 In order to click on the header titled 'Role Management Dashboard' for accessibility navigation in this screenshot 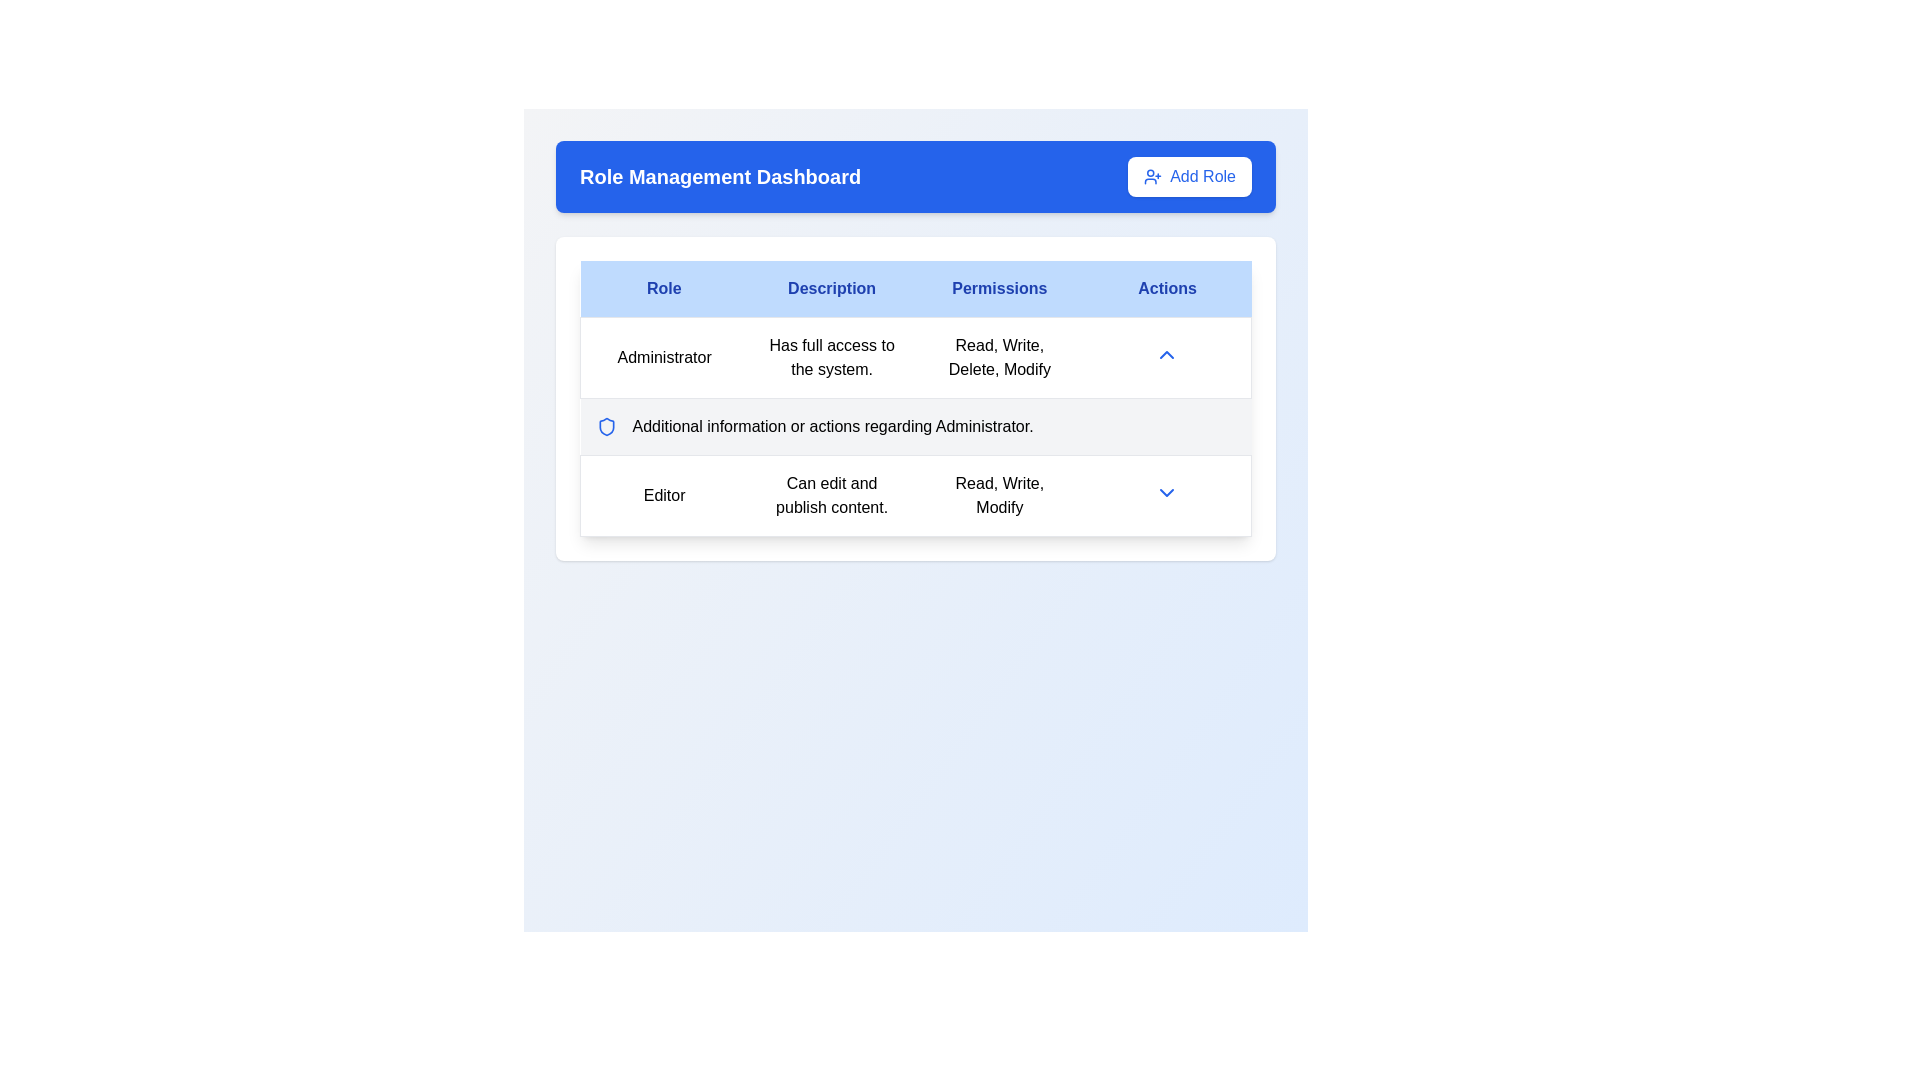, I will do `click(915, 176)`.